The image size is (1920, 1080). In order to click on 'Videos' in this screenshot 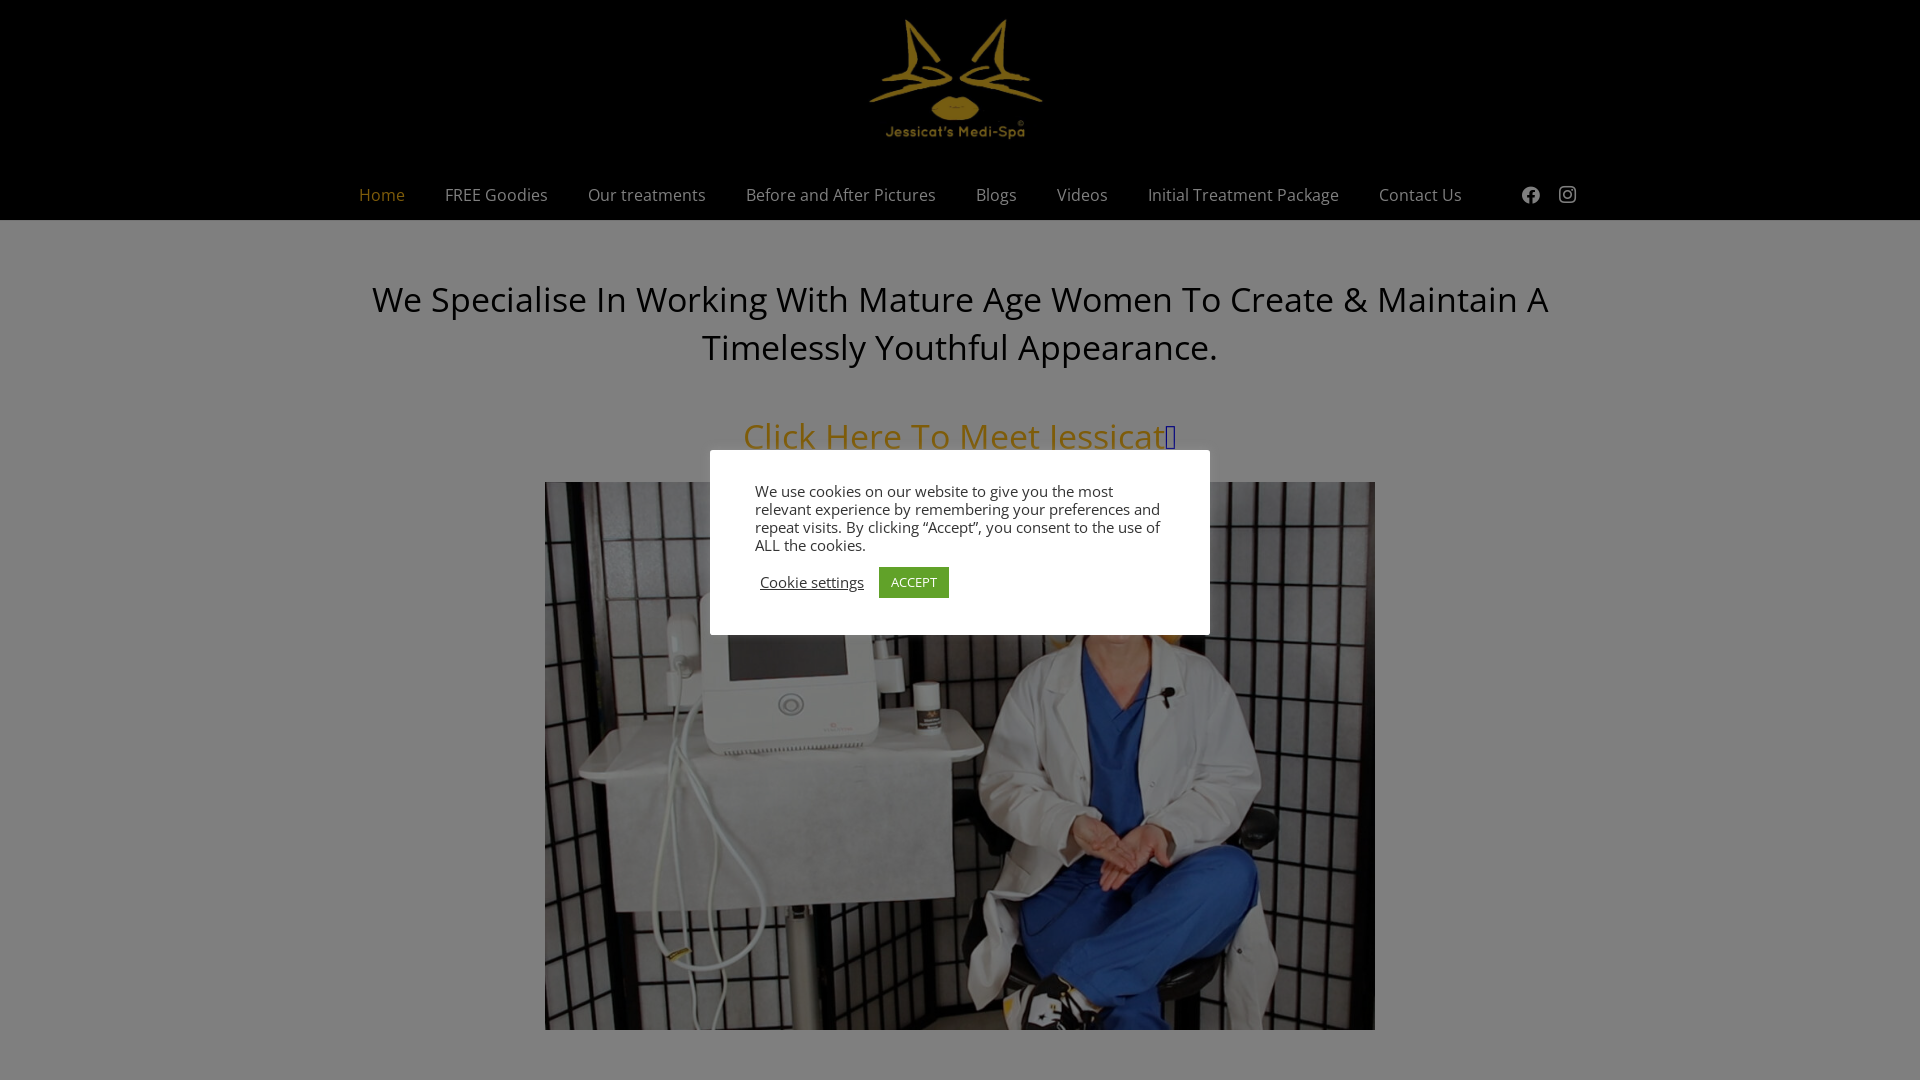, I will do `click(1036, 195)`.